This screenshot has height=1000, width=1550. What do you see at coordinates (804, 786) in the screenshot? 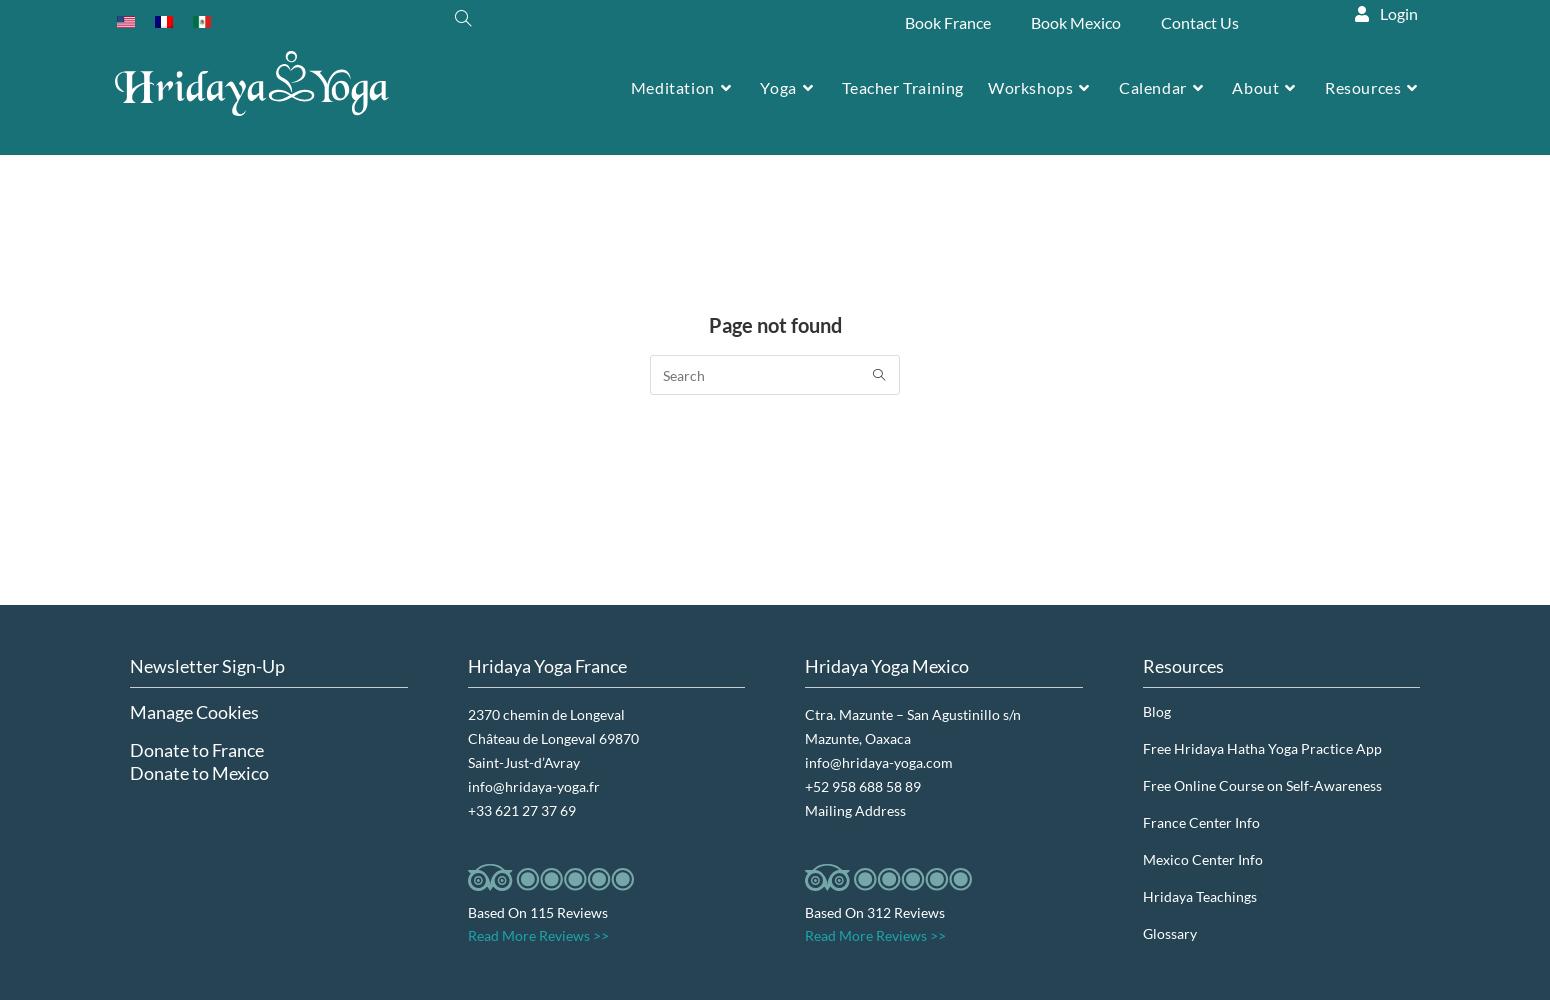
I see `'+52 958 688 58 89'` at bounding box center [804, 786].